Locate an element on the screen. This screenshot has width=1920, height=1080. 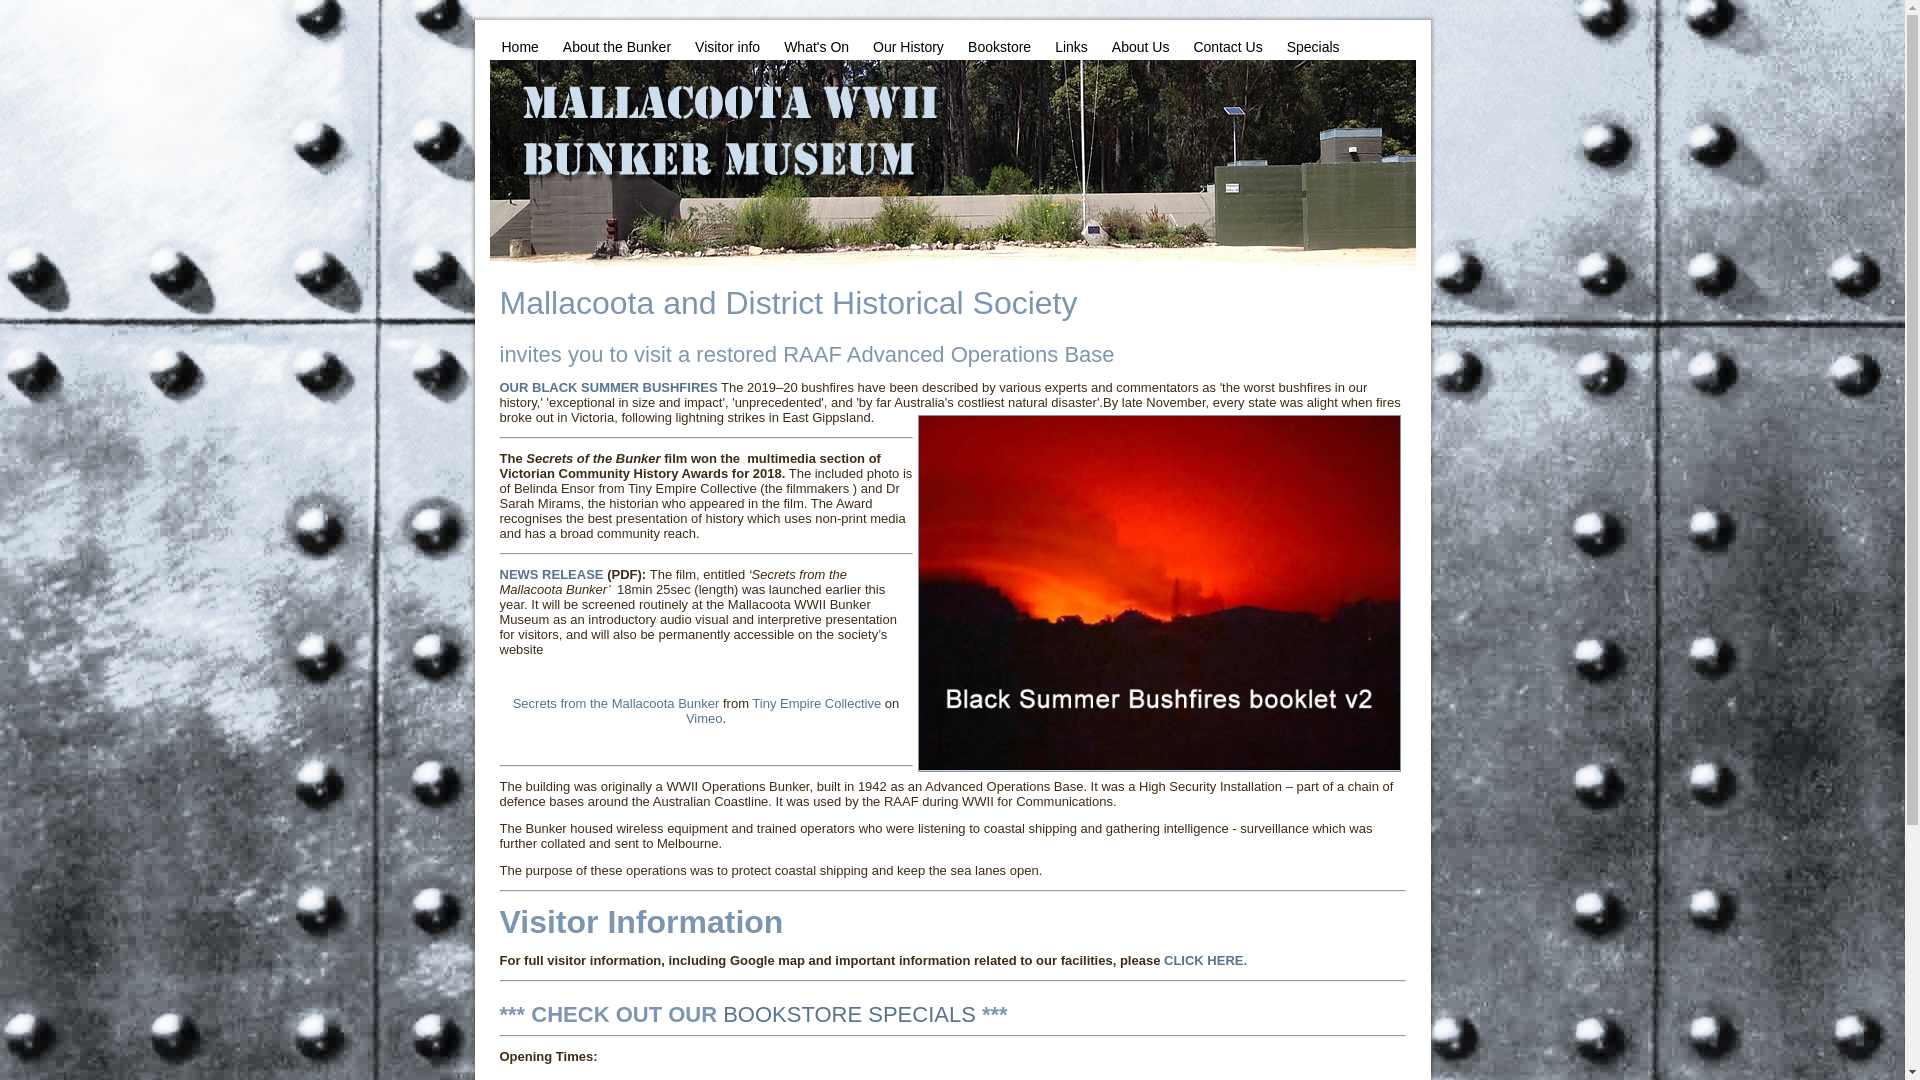
'BOOKSTORE SPECIALS' is located at coordinates (849, 1014).